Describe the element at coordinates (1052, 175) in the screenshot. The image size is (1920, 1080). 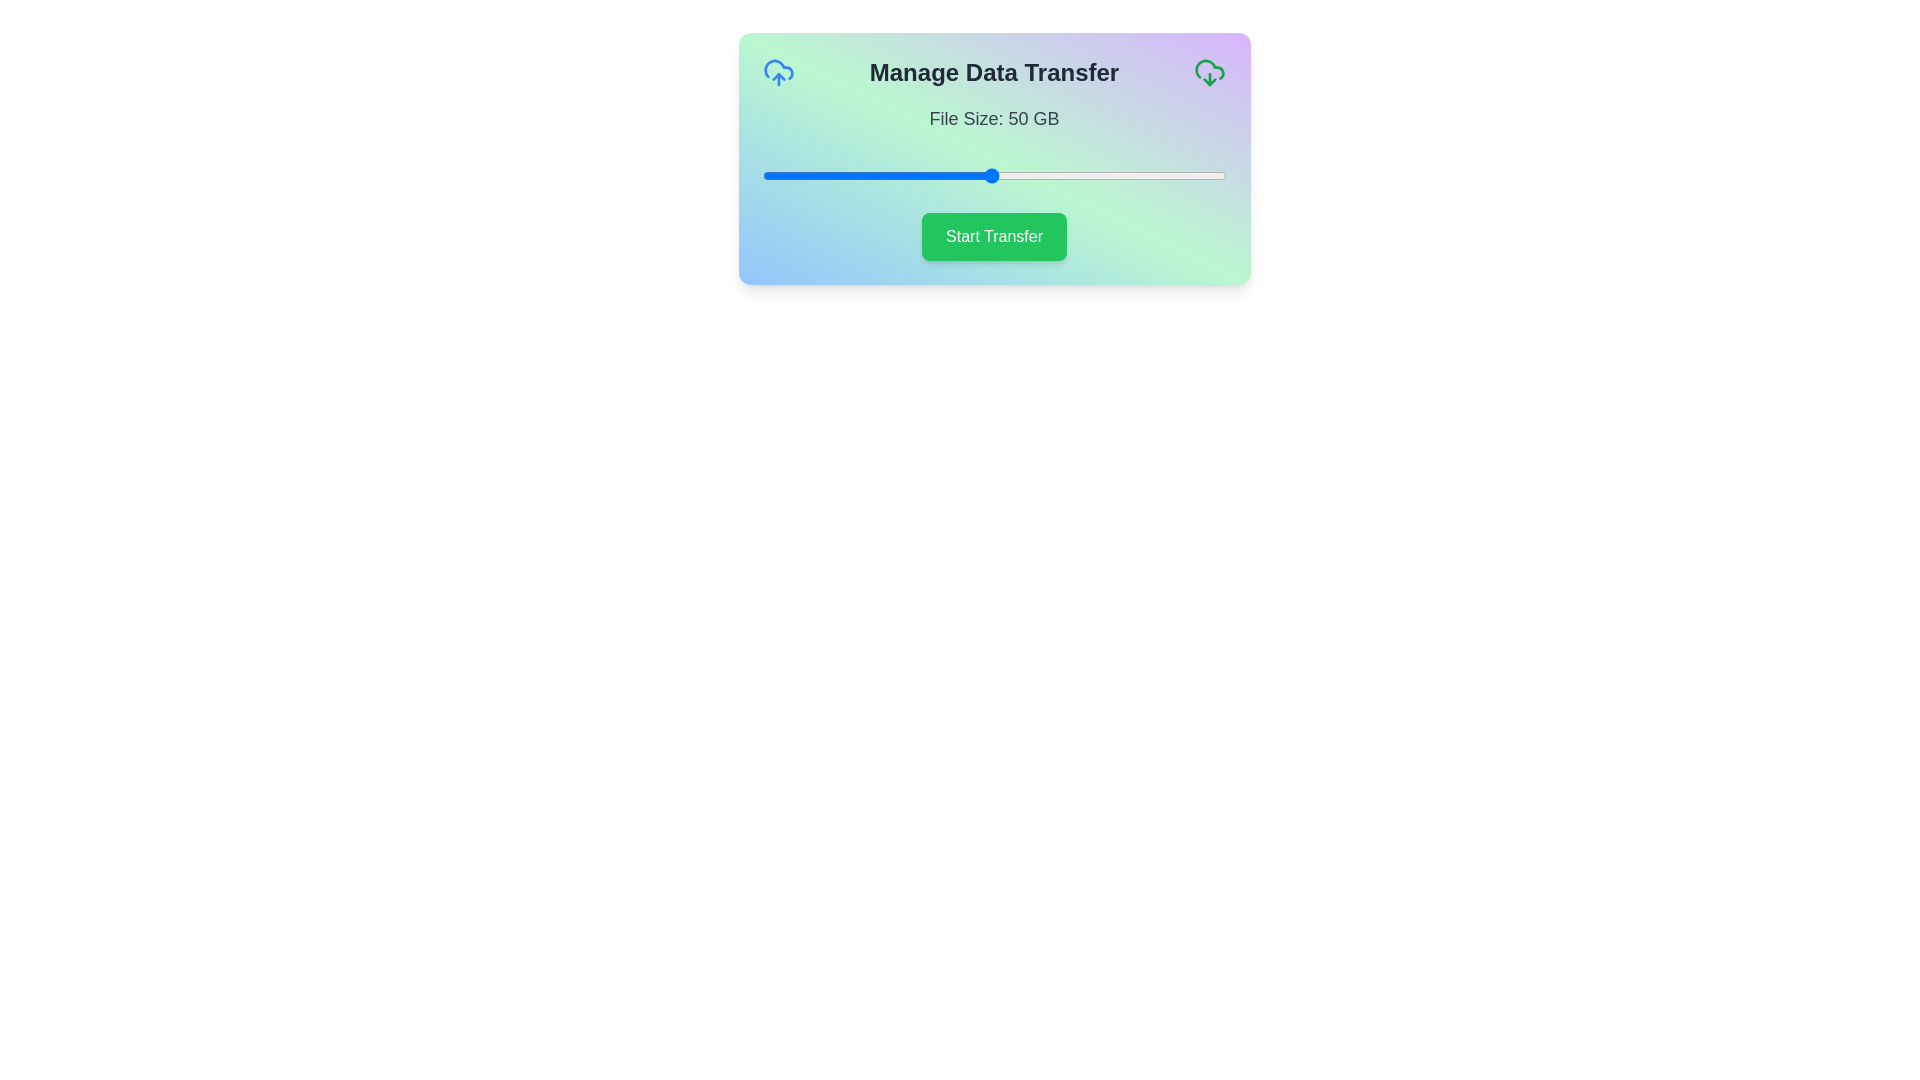
I see `the slider to set the file size to 63 GB` at that location.